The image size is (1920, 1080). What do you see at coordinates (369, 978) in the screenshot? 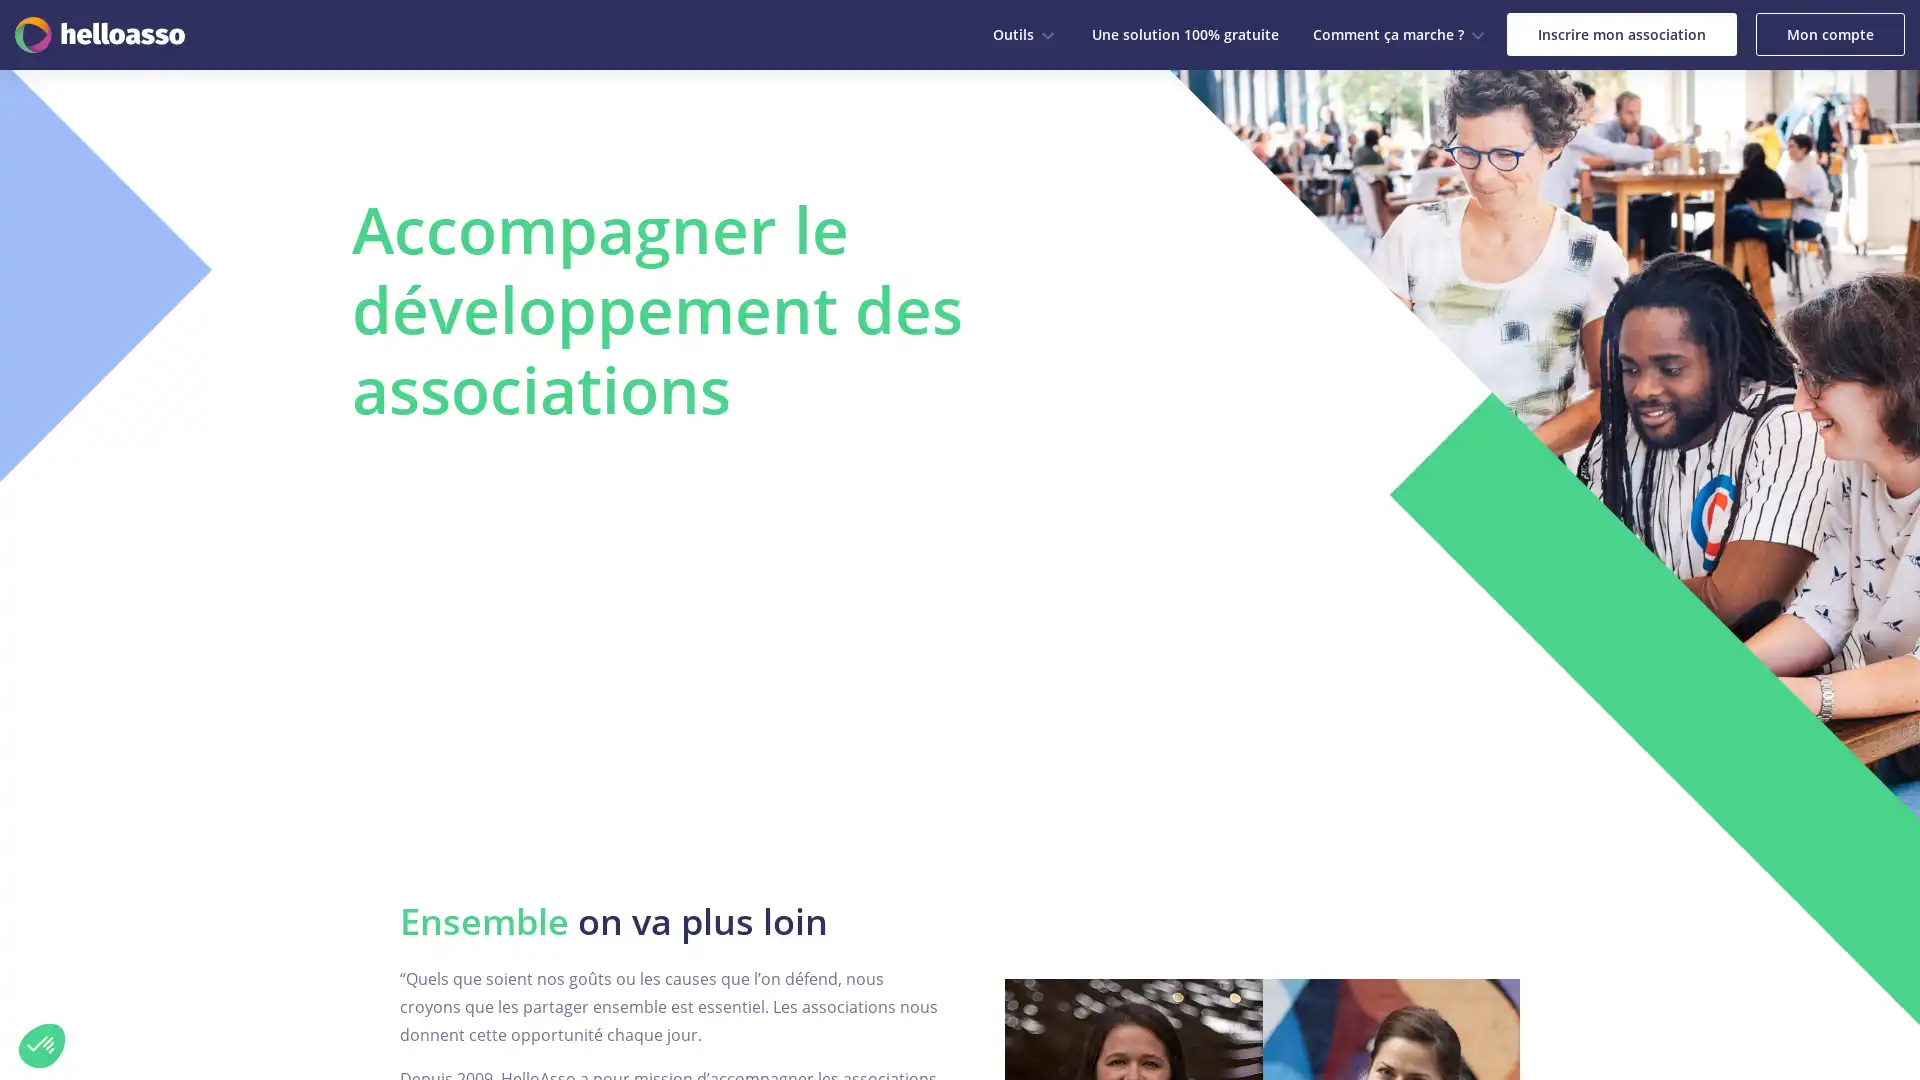
I see `Tout accepter` at bounding box center [369, 978].